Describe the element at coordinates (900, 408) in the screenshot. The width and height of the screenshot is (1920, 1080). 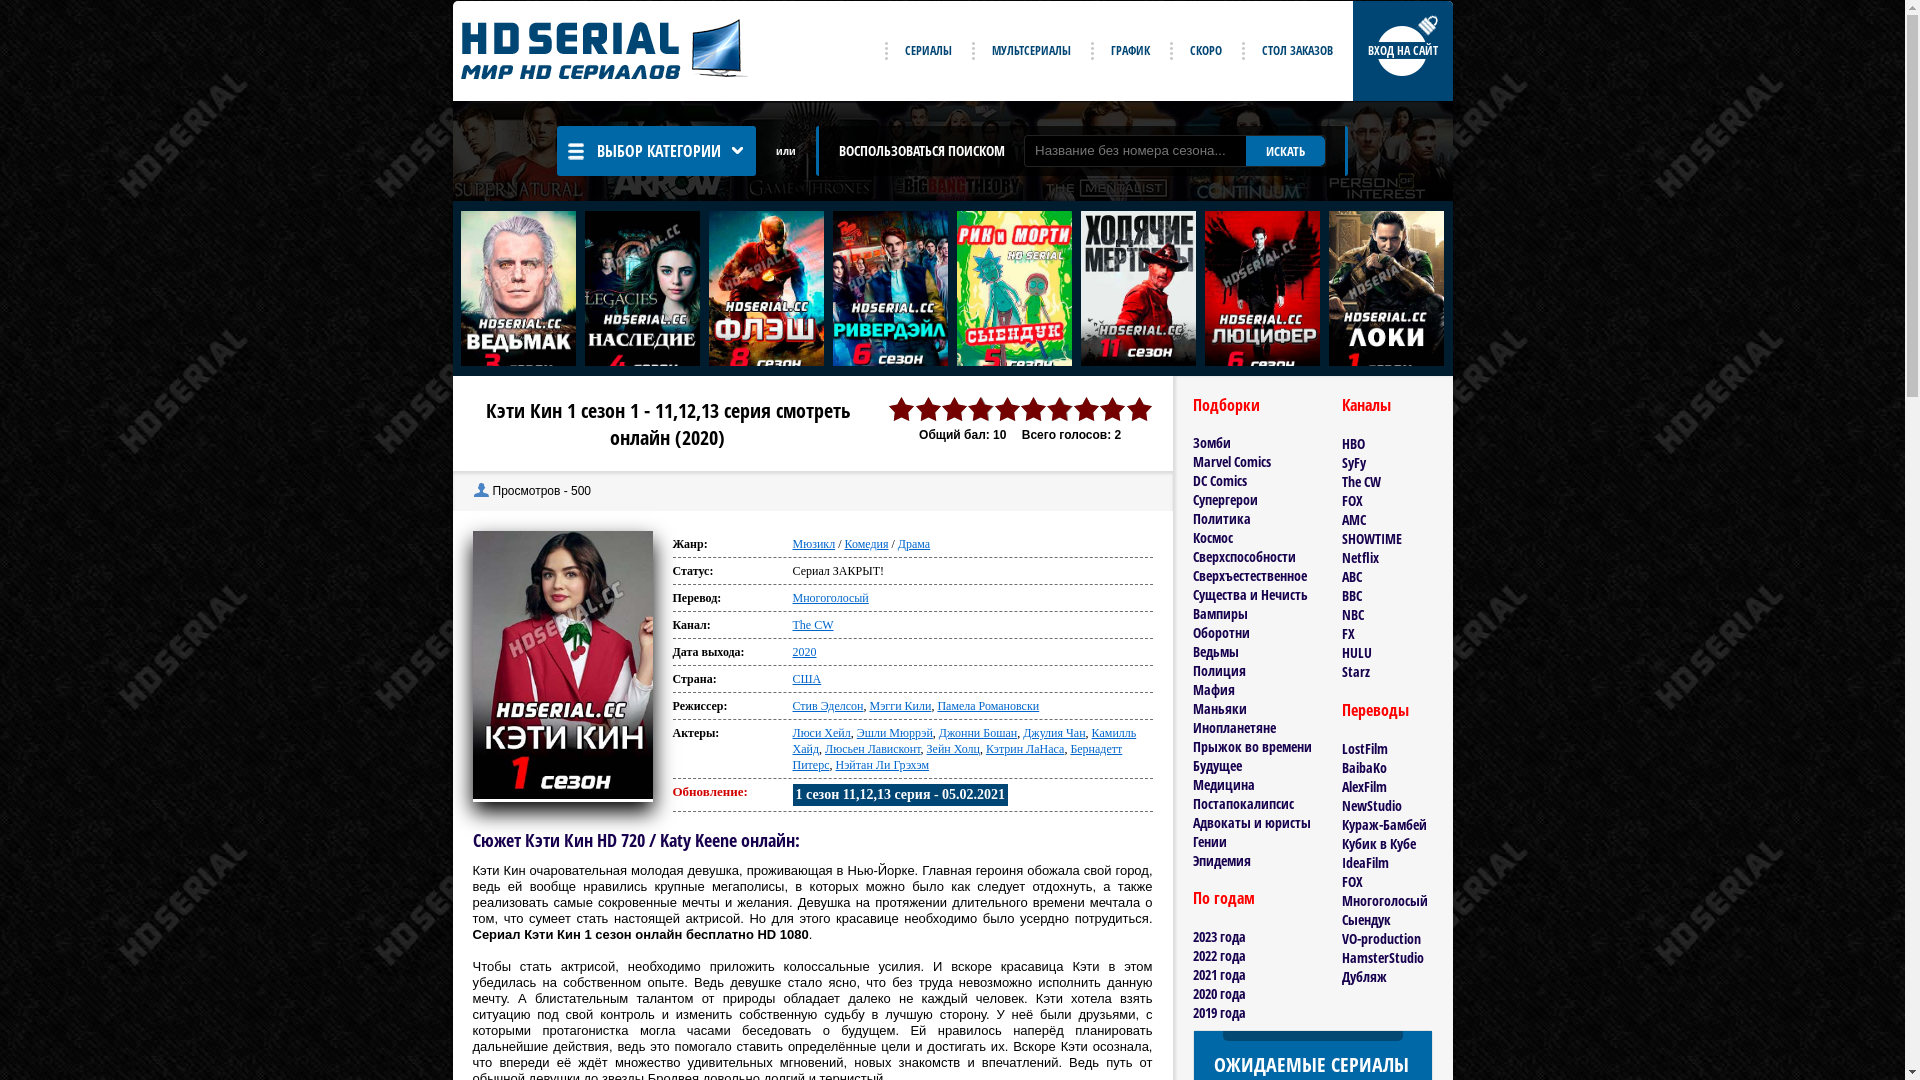
I see `'1'` at that location.